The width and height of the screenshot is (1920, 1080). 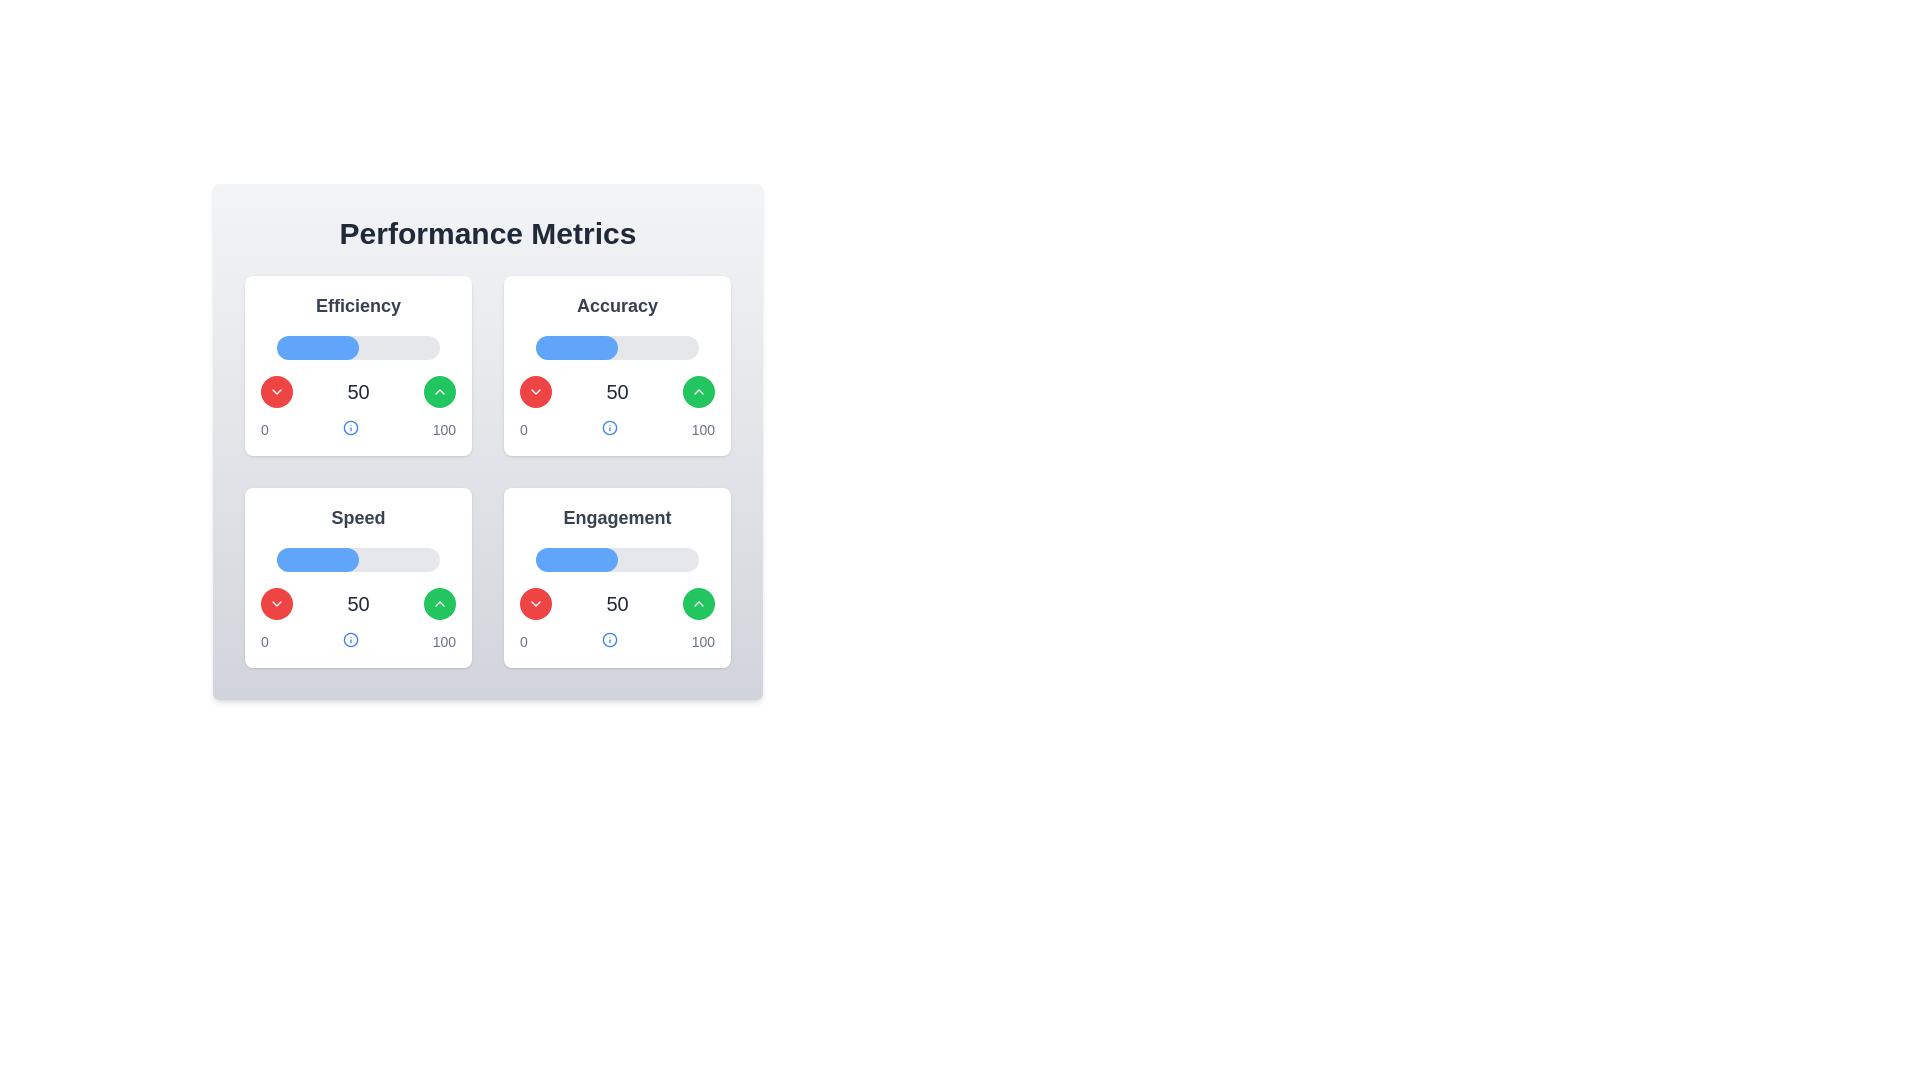 I want to click on the progress bar or slider, so click(x=437, y=559).